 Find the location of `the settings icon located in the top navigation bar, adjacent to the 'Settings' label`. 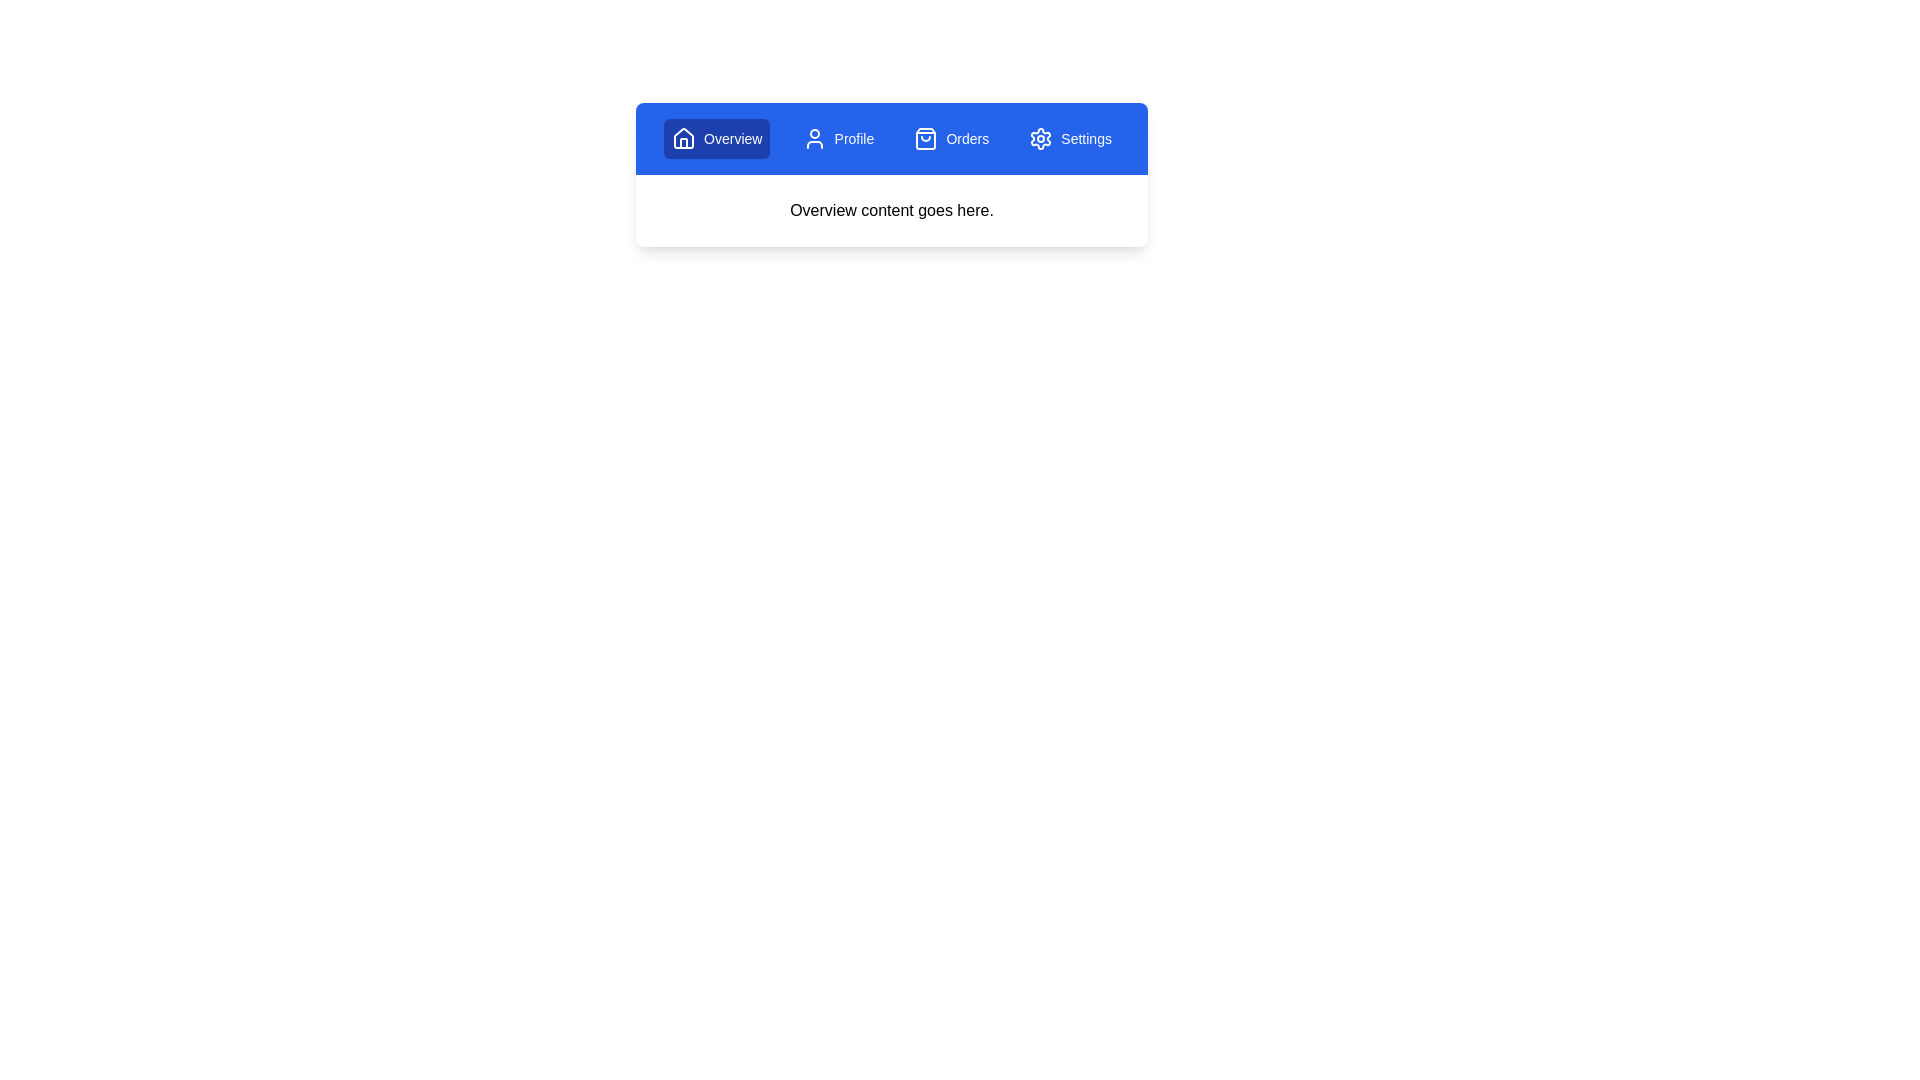

the settings icon located in the top navigation bar, adjacent to the 'Settings' label is located at coordinates (1040, 137).